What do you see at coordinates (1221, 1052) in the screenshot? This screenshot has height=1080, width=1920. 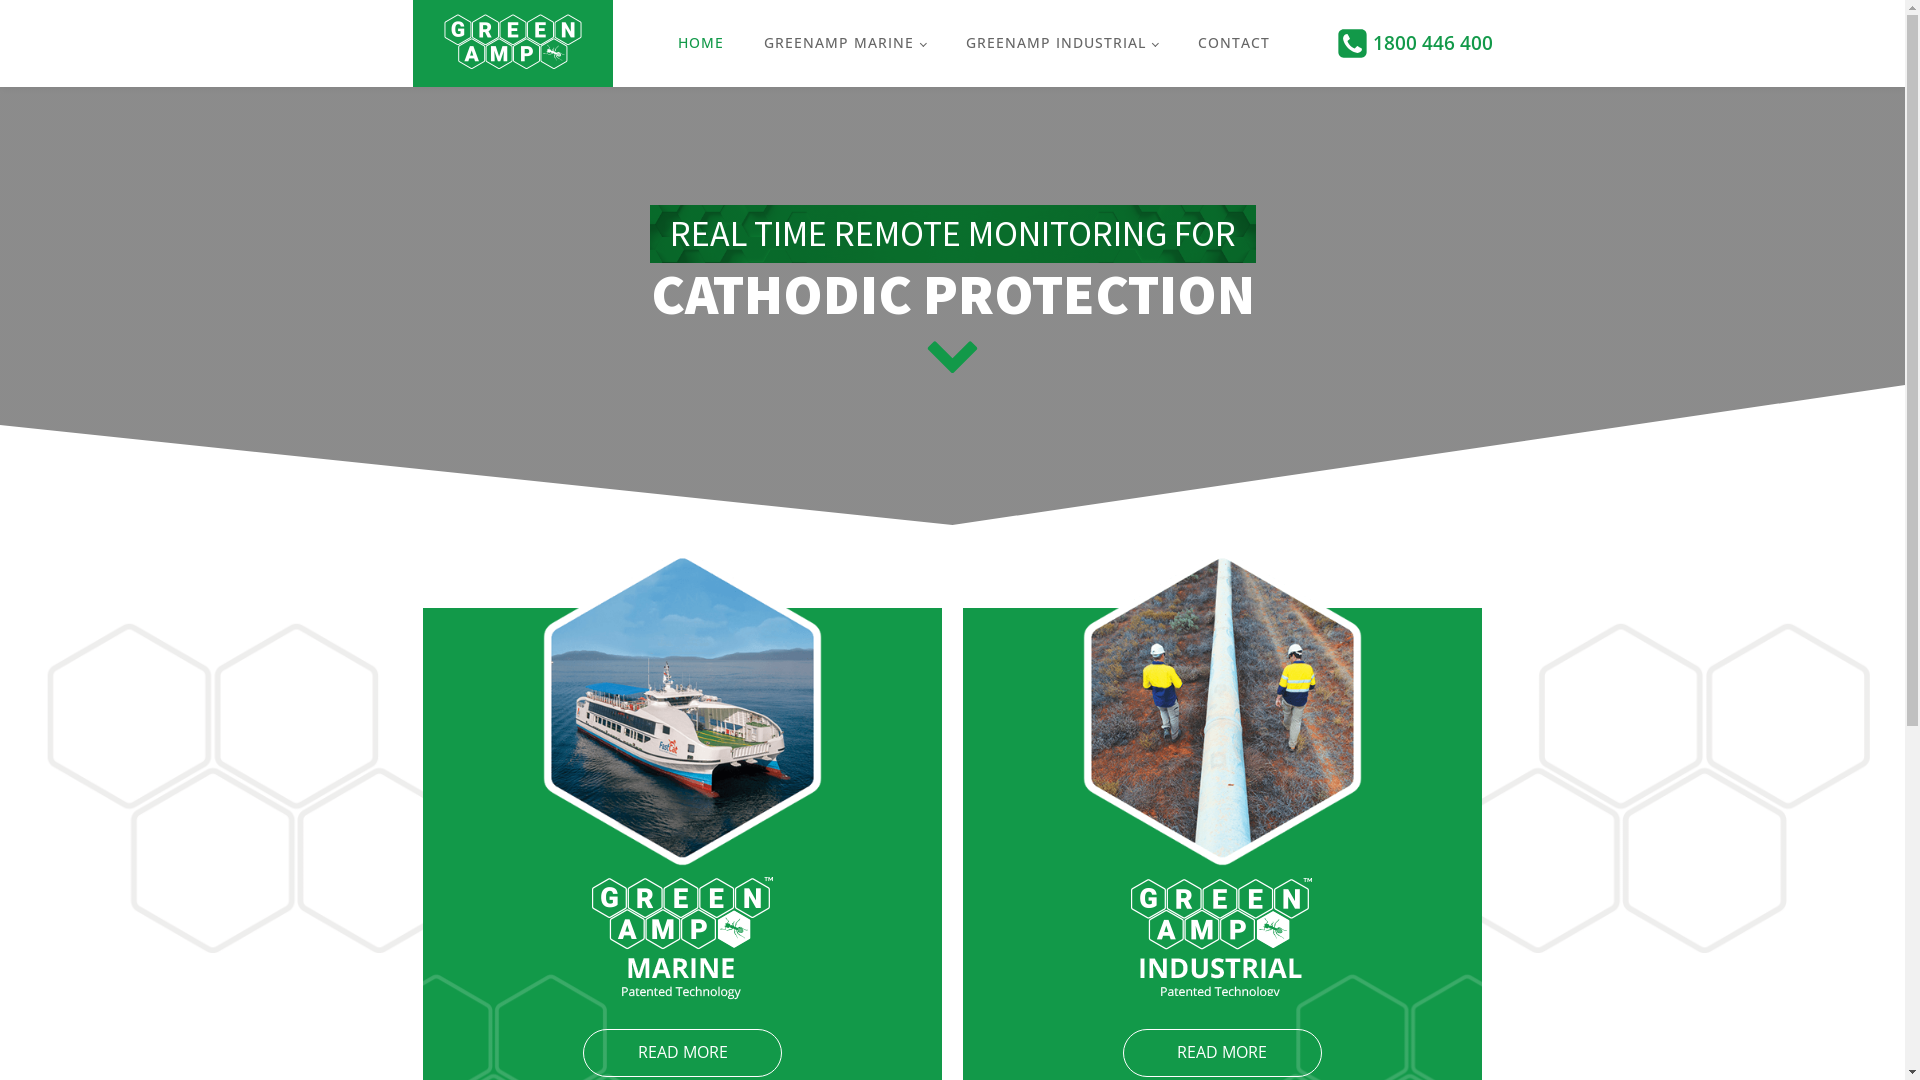 I see `'READ MORE'` at bounding box center [1221, 1052].